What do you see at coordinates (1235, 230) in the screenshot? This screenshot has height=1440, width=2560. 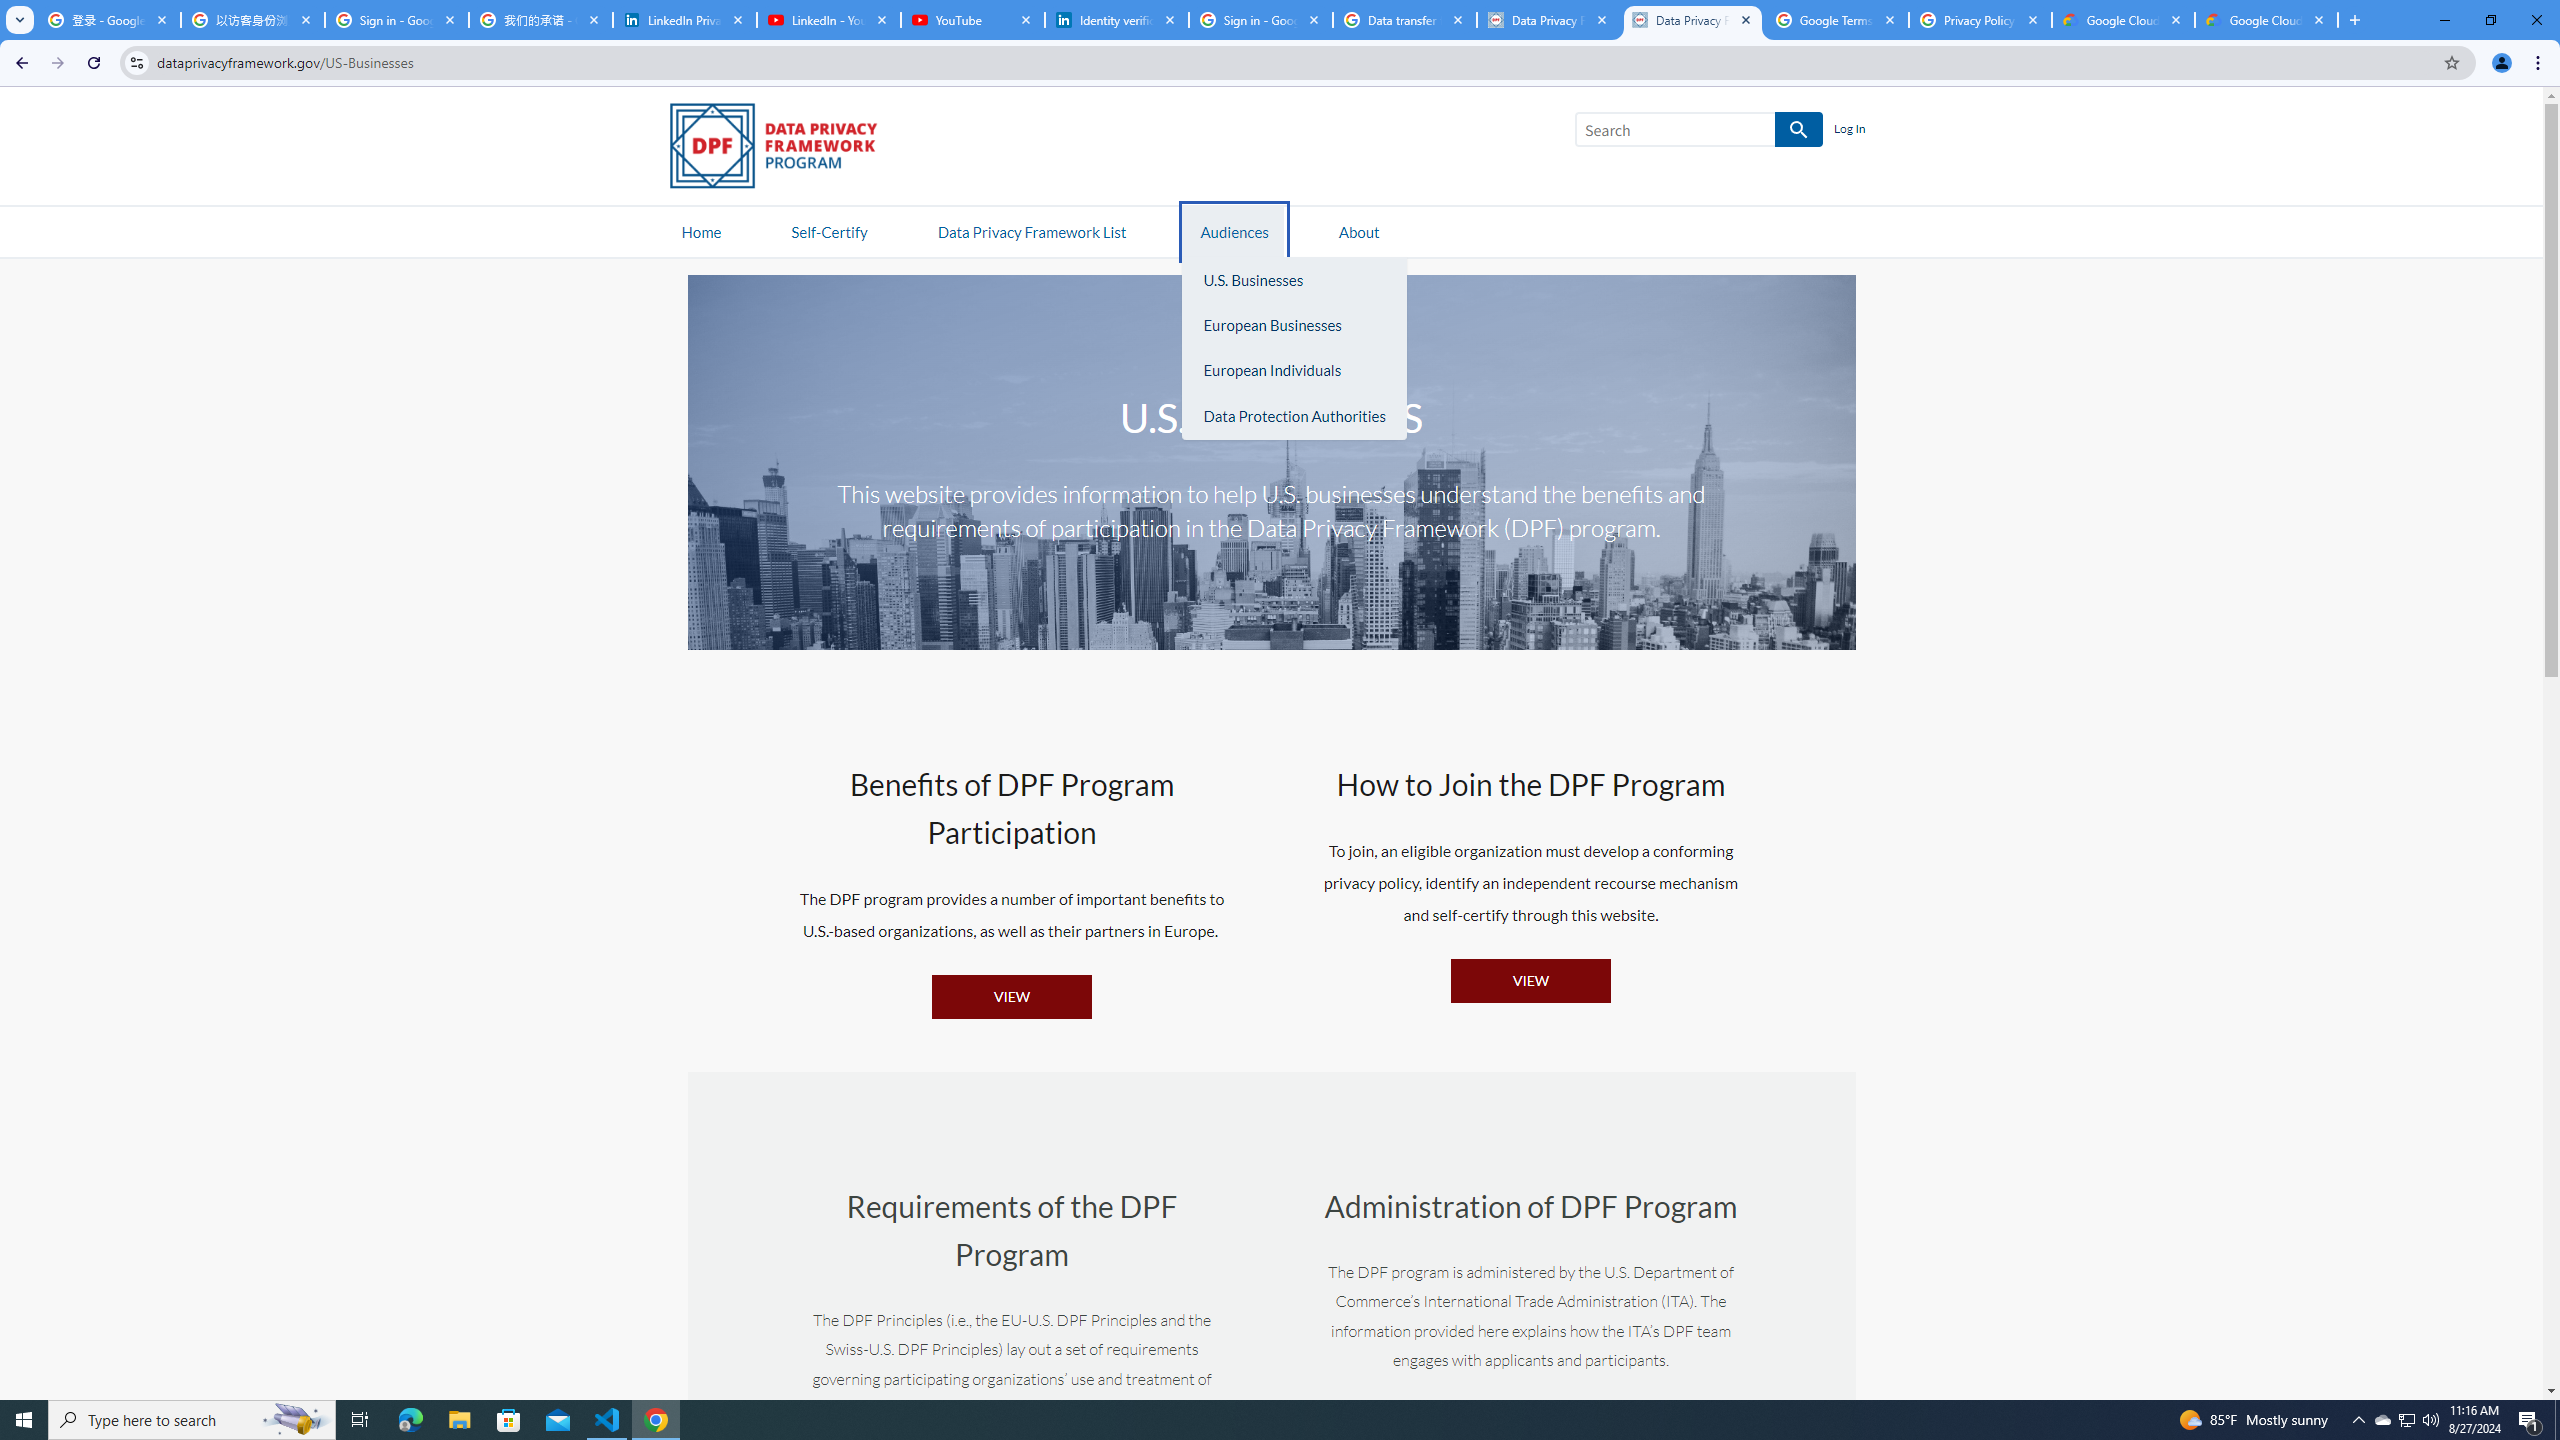 I see `'Audiences'` at bounding box center [1235, 230].